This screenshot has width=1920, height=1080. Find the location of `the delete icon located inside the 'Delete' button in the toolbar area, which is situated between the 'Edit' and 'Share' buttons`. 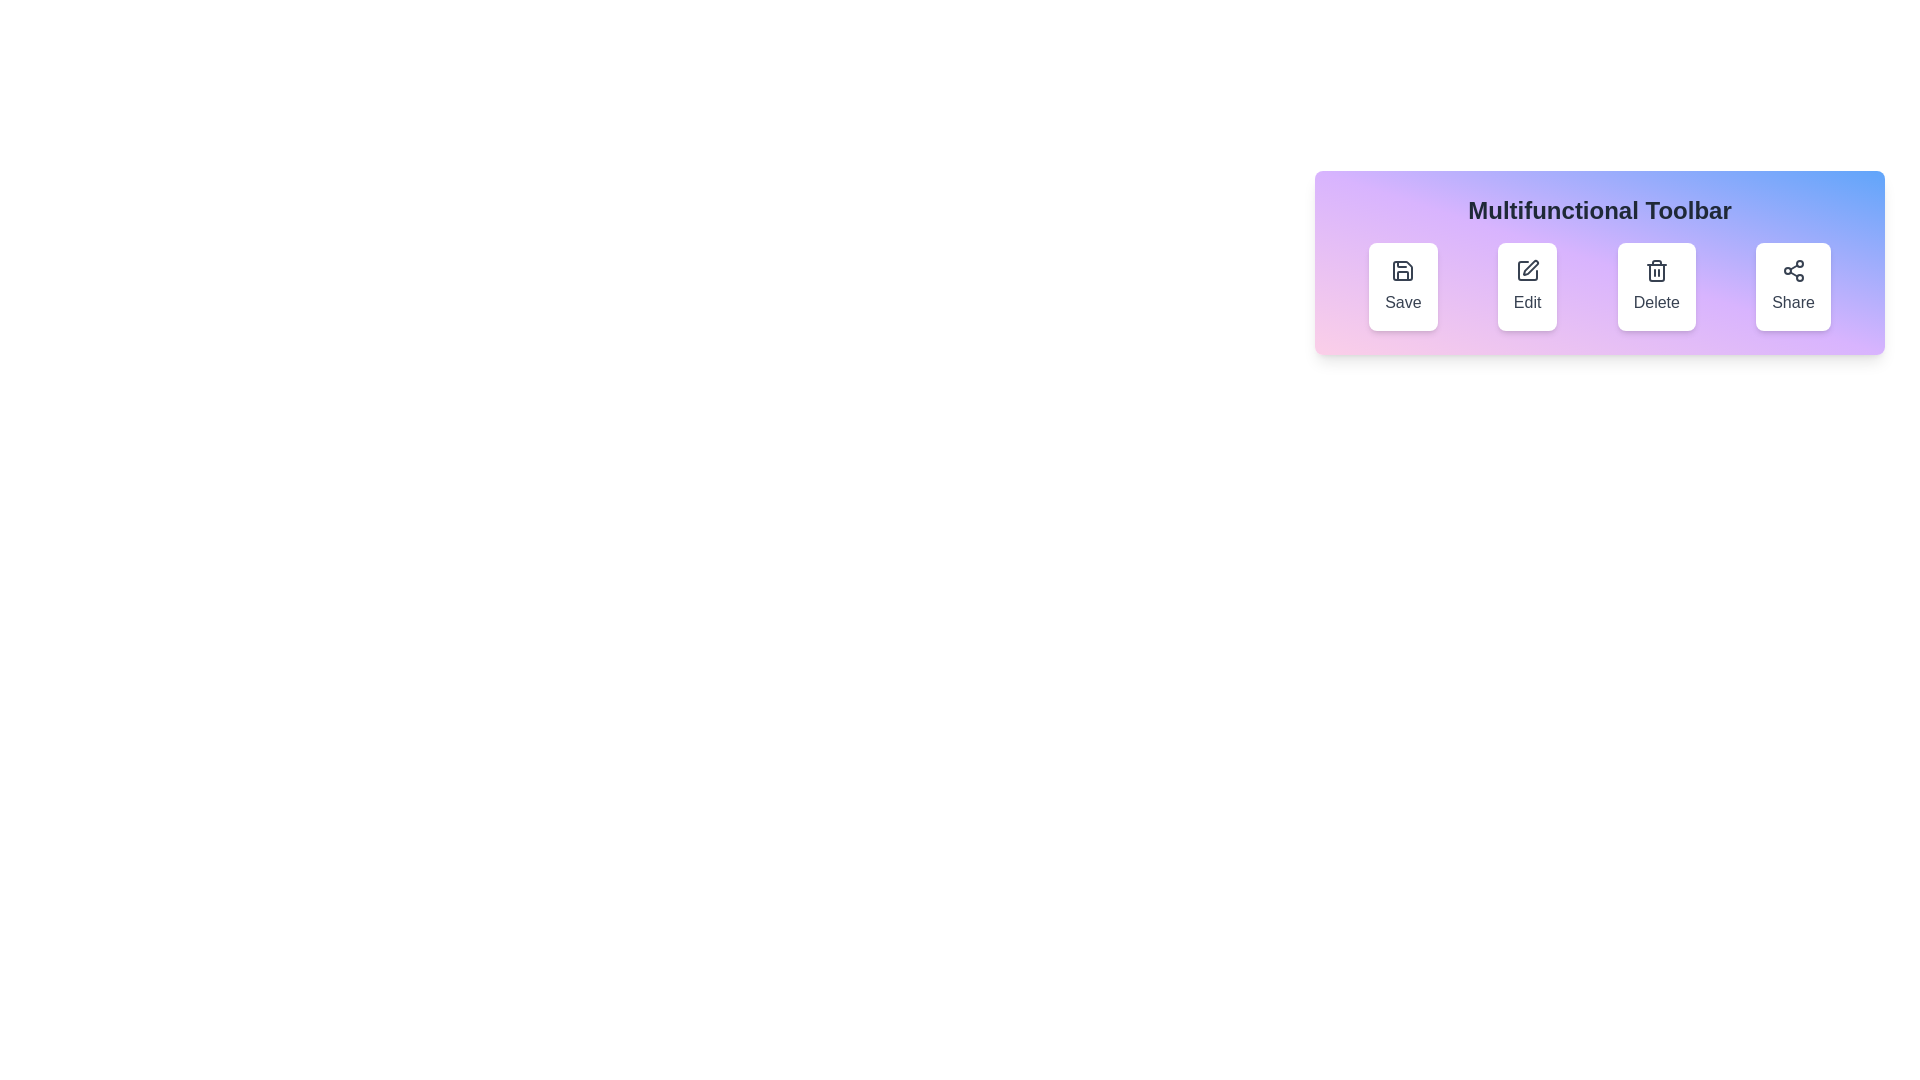

the delete icon located inside the 'Delete' button in the toolbar area, which is situated between the 'Edit' and 'Share' buttons is located at coordinates (1656, 270).